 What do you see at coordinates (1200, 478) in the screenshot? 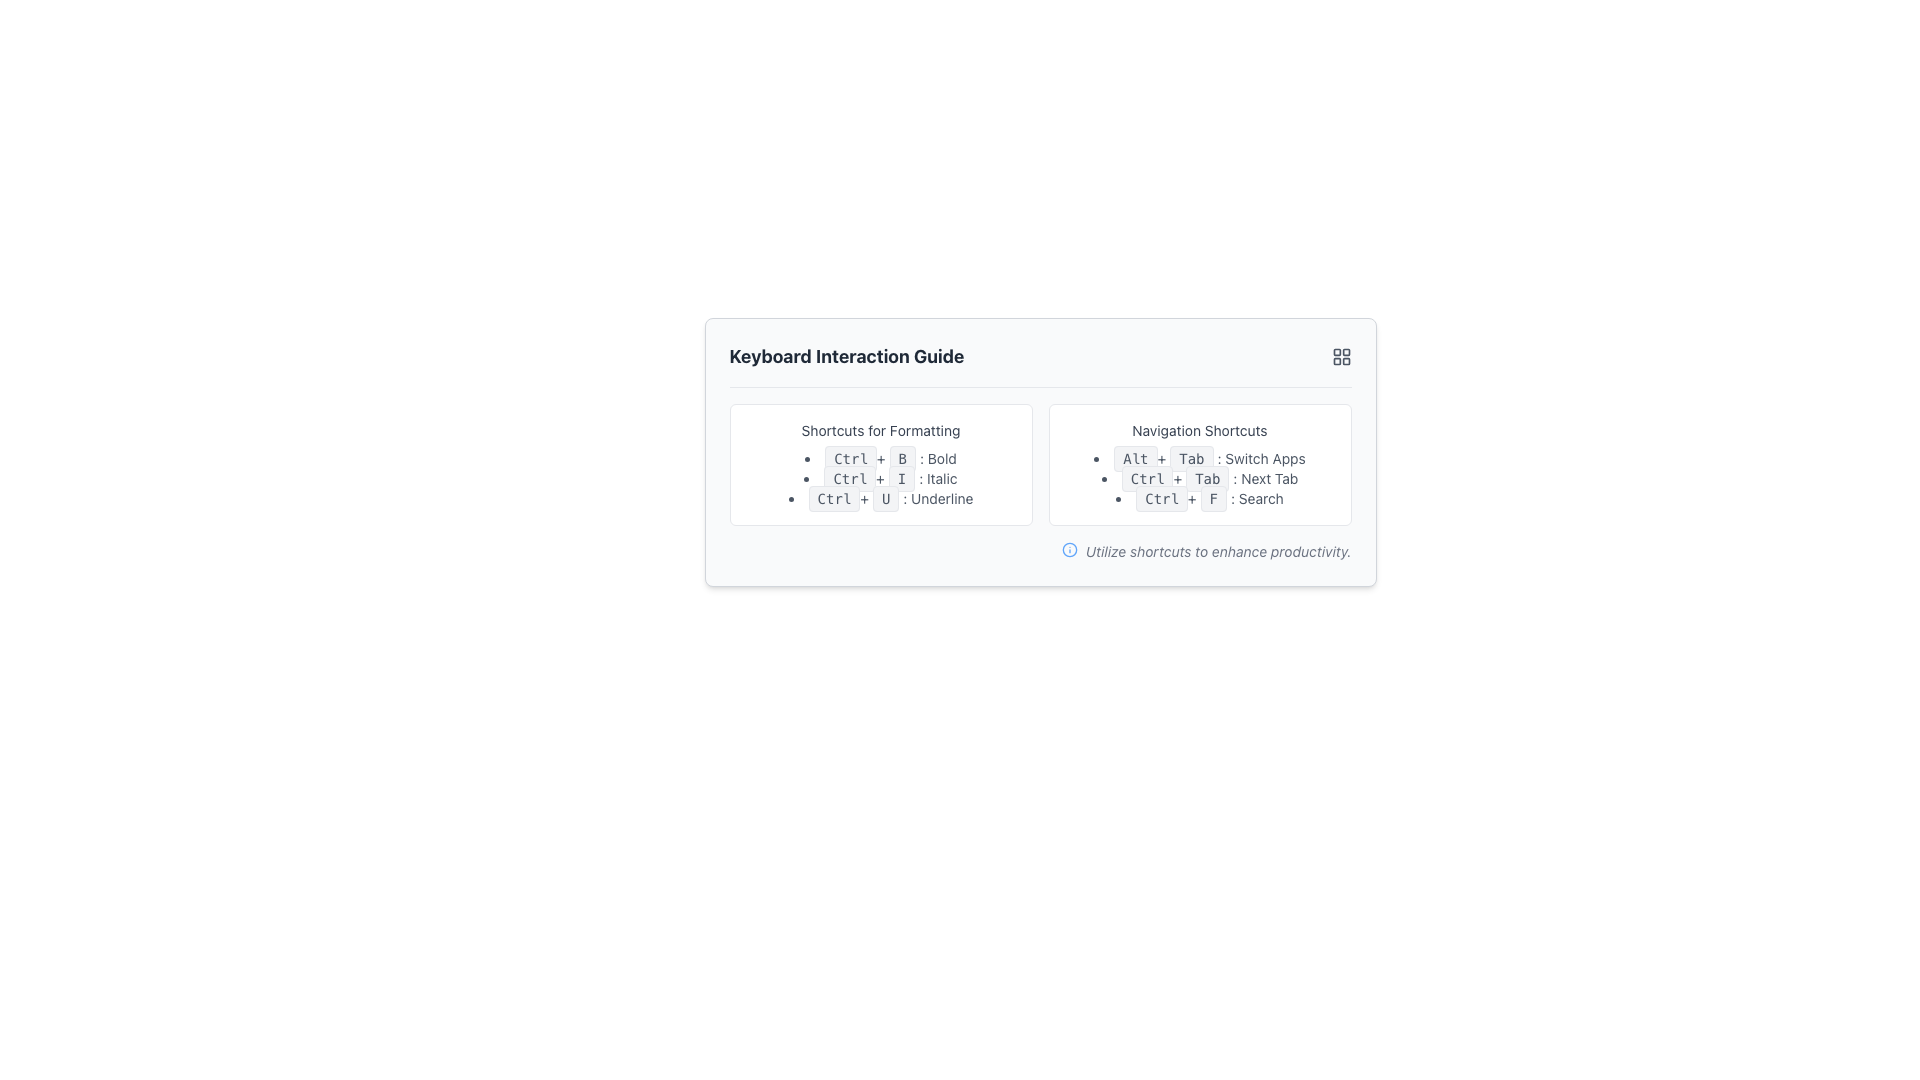
I see `the instructional guide in the 'Navigation Shortcuts' section, specifically the bulleted list of key combinations and their actions` at bounding box center [1200, 478].